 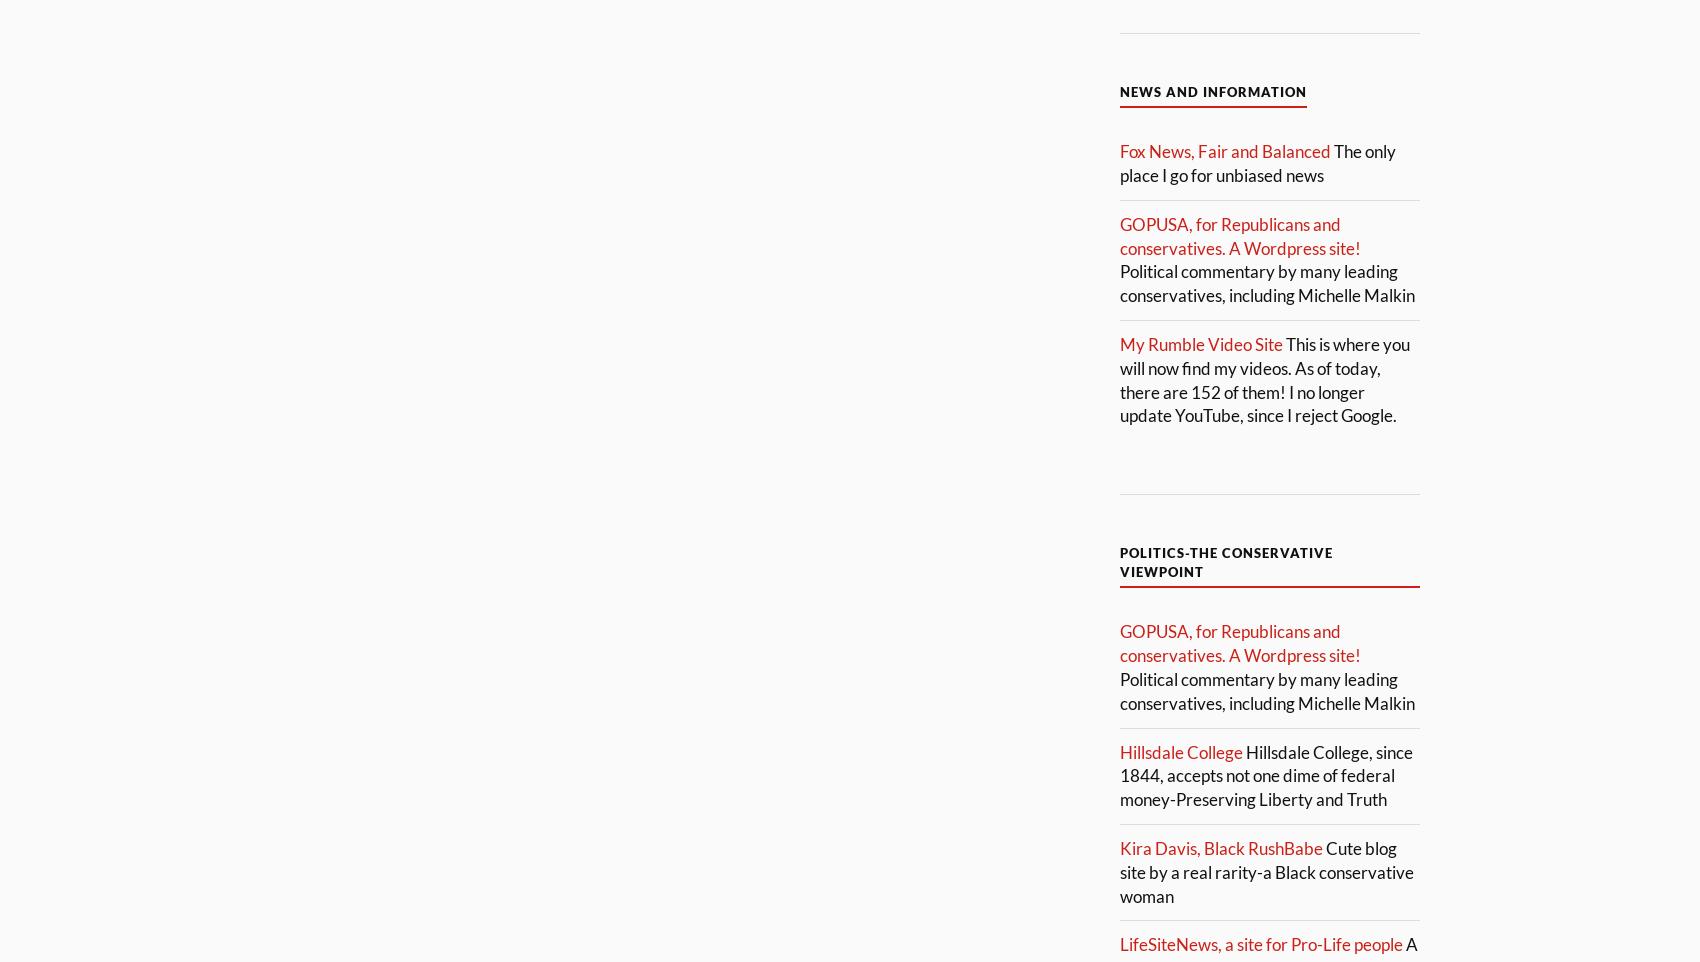 I want to click on 'Fox News, Fair and Balanced', so click(x=1224, y=151).